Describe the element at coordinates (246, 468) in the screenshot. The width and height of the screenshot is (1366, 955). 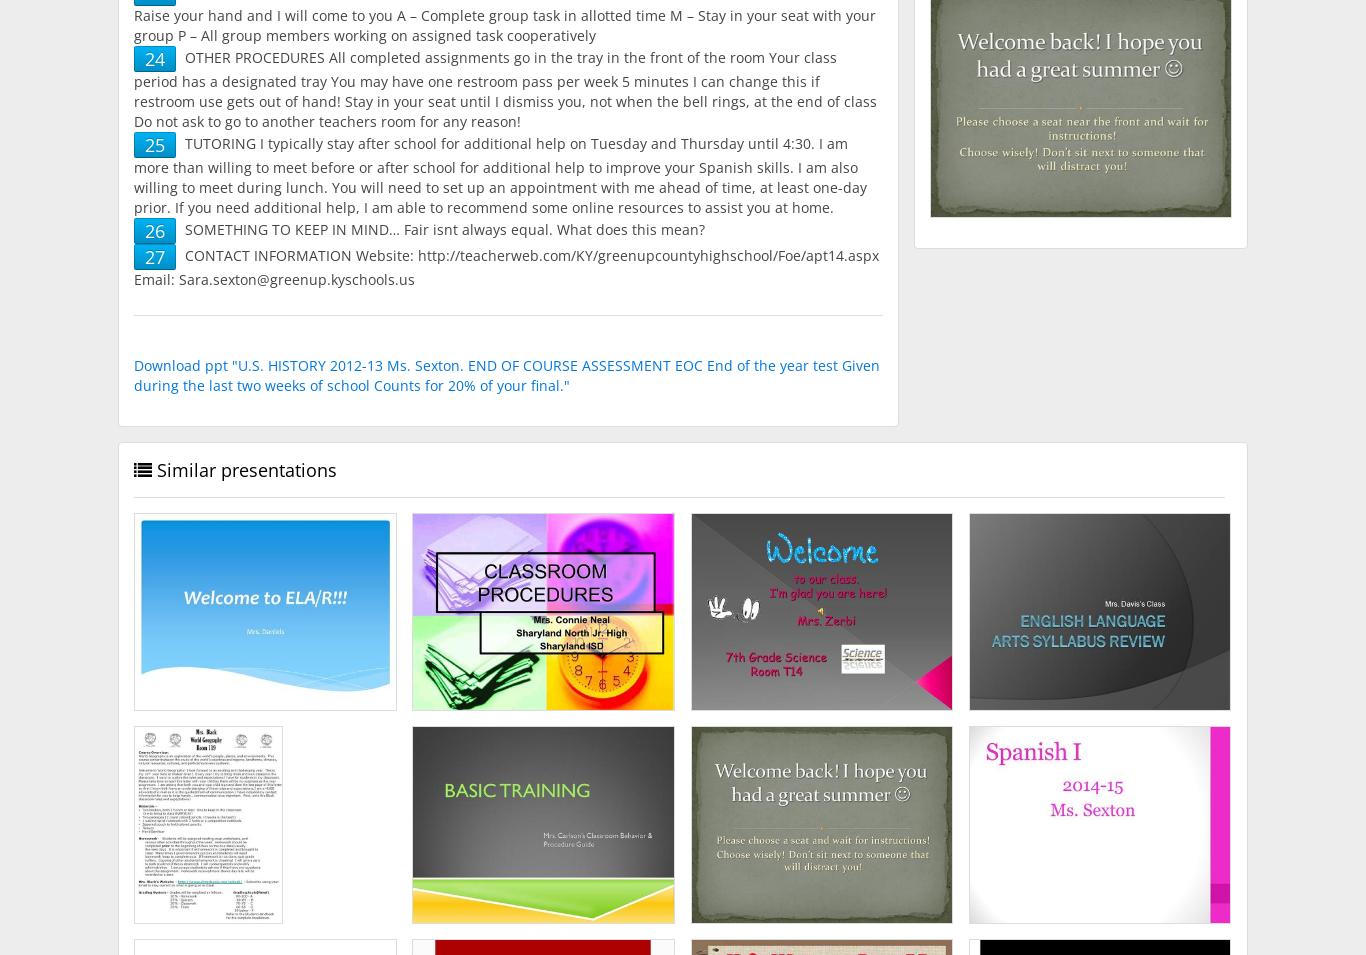
I see `'Similar presentations'` at that location.